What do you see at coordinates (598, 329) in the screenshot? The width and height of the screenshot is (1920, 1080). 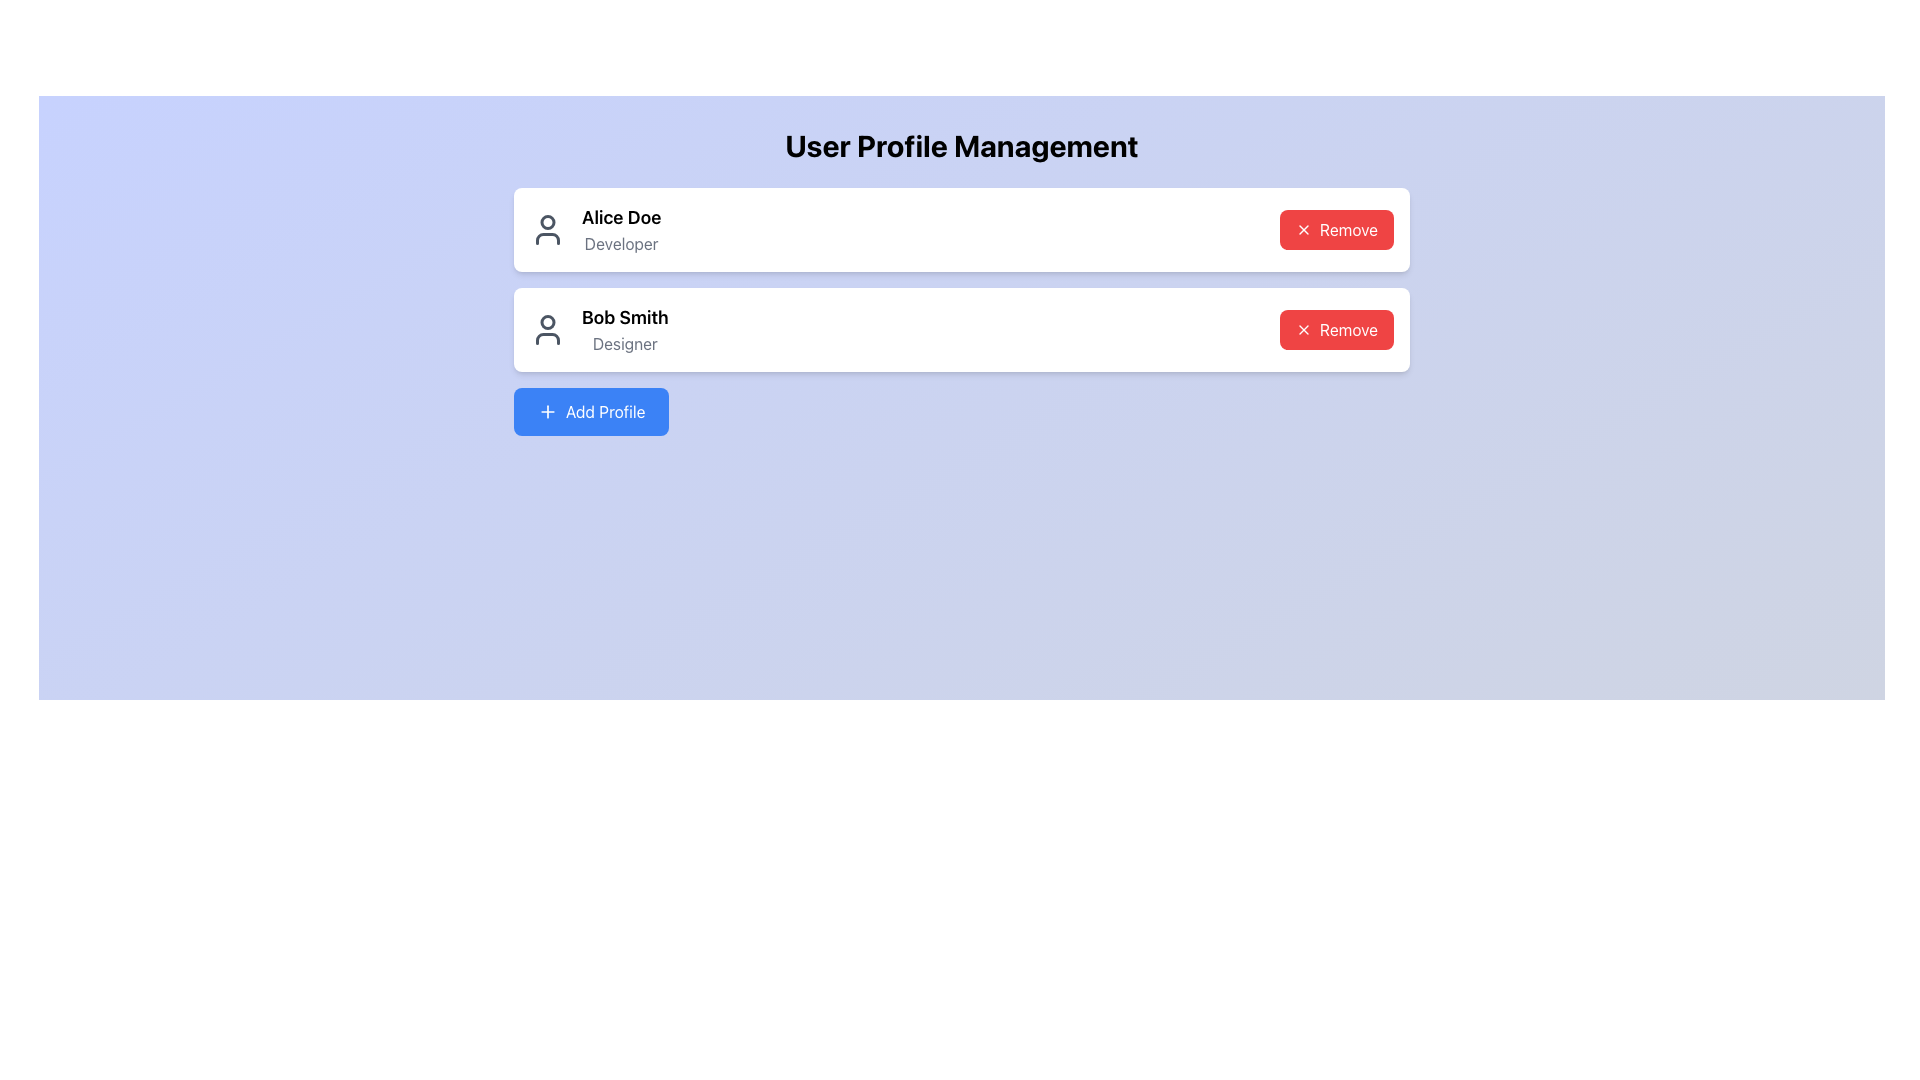 I see `the Label displaying the name and position of a user in the second profile card, located to the right of the avatar icon and above the 'Remove' button` at bounding box center [598, 329].